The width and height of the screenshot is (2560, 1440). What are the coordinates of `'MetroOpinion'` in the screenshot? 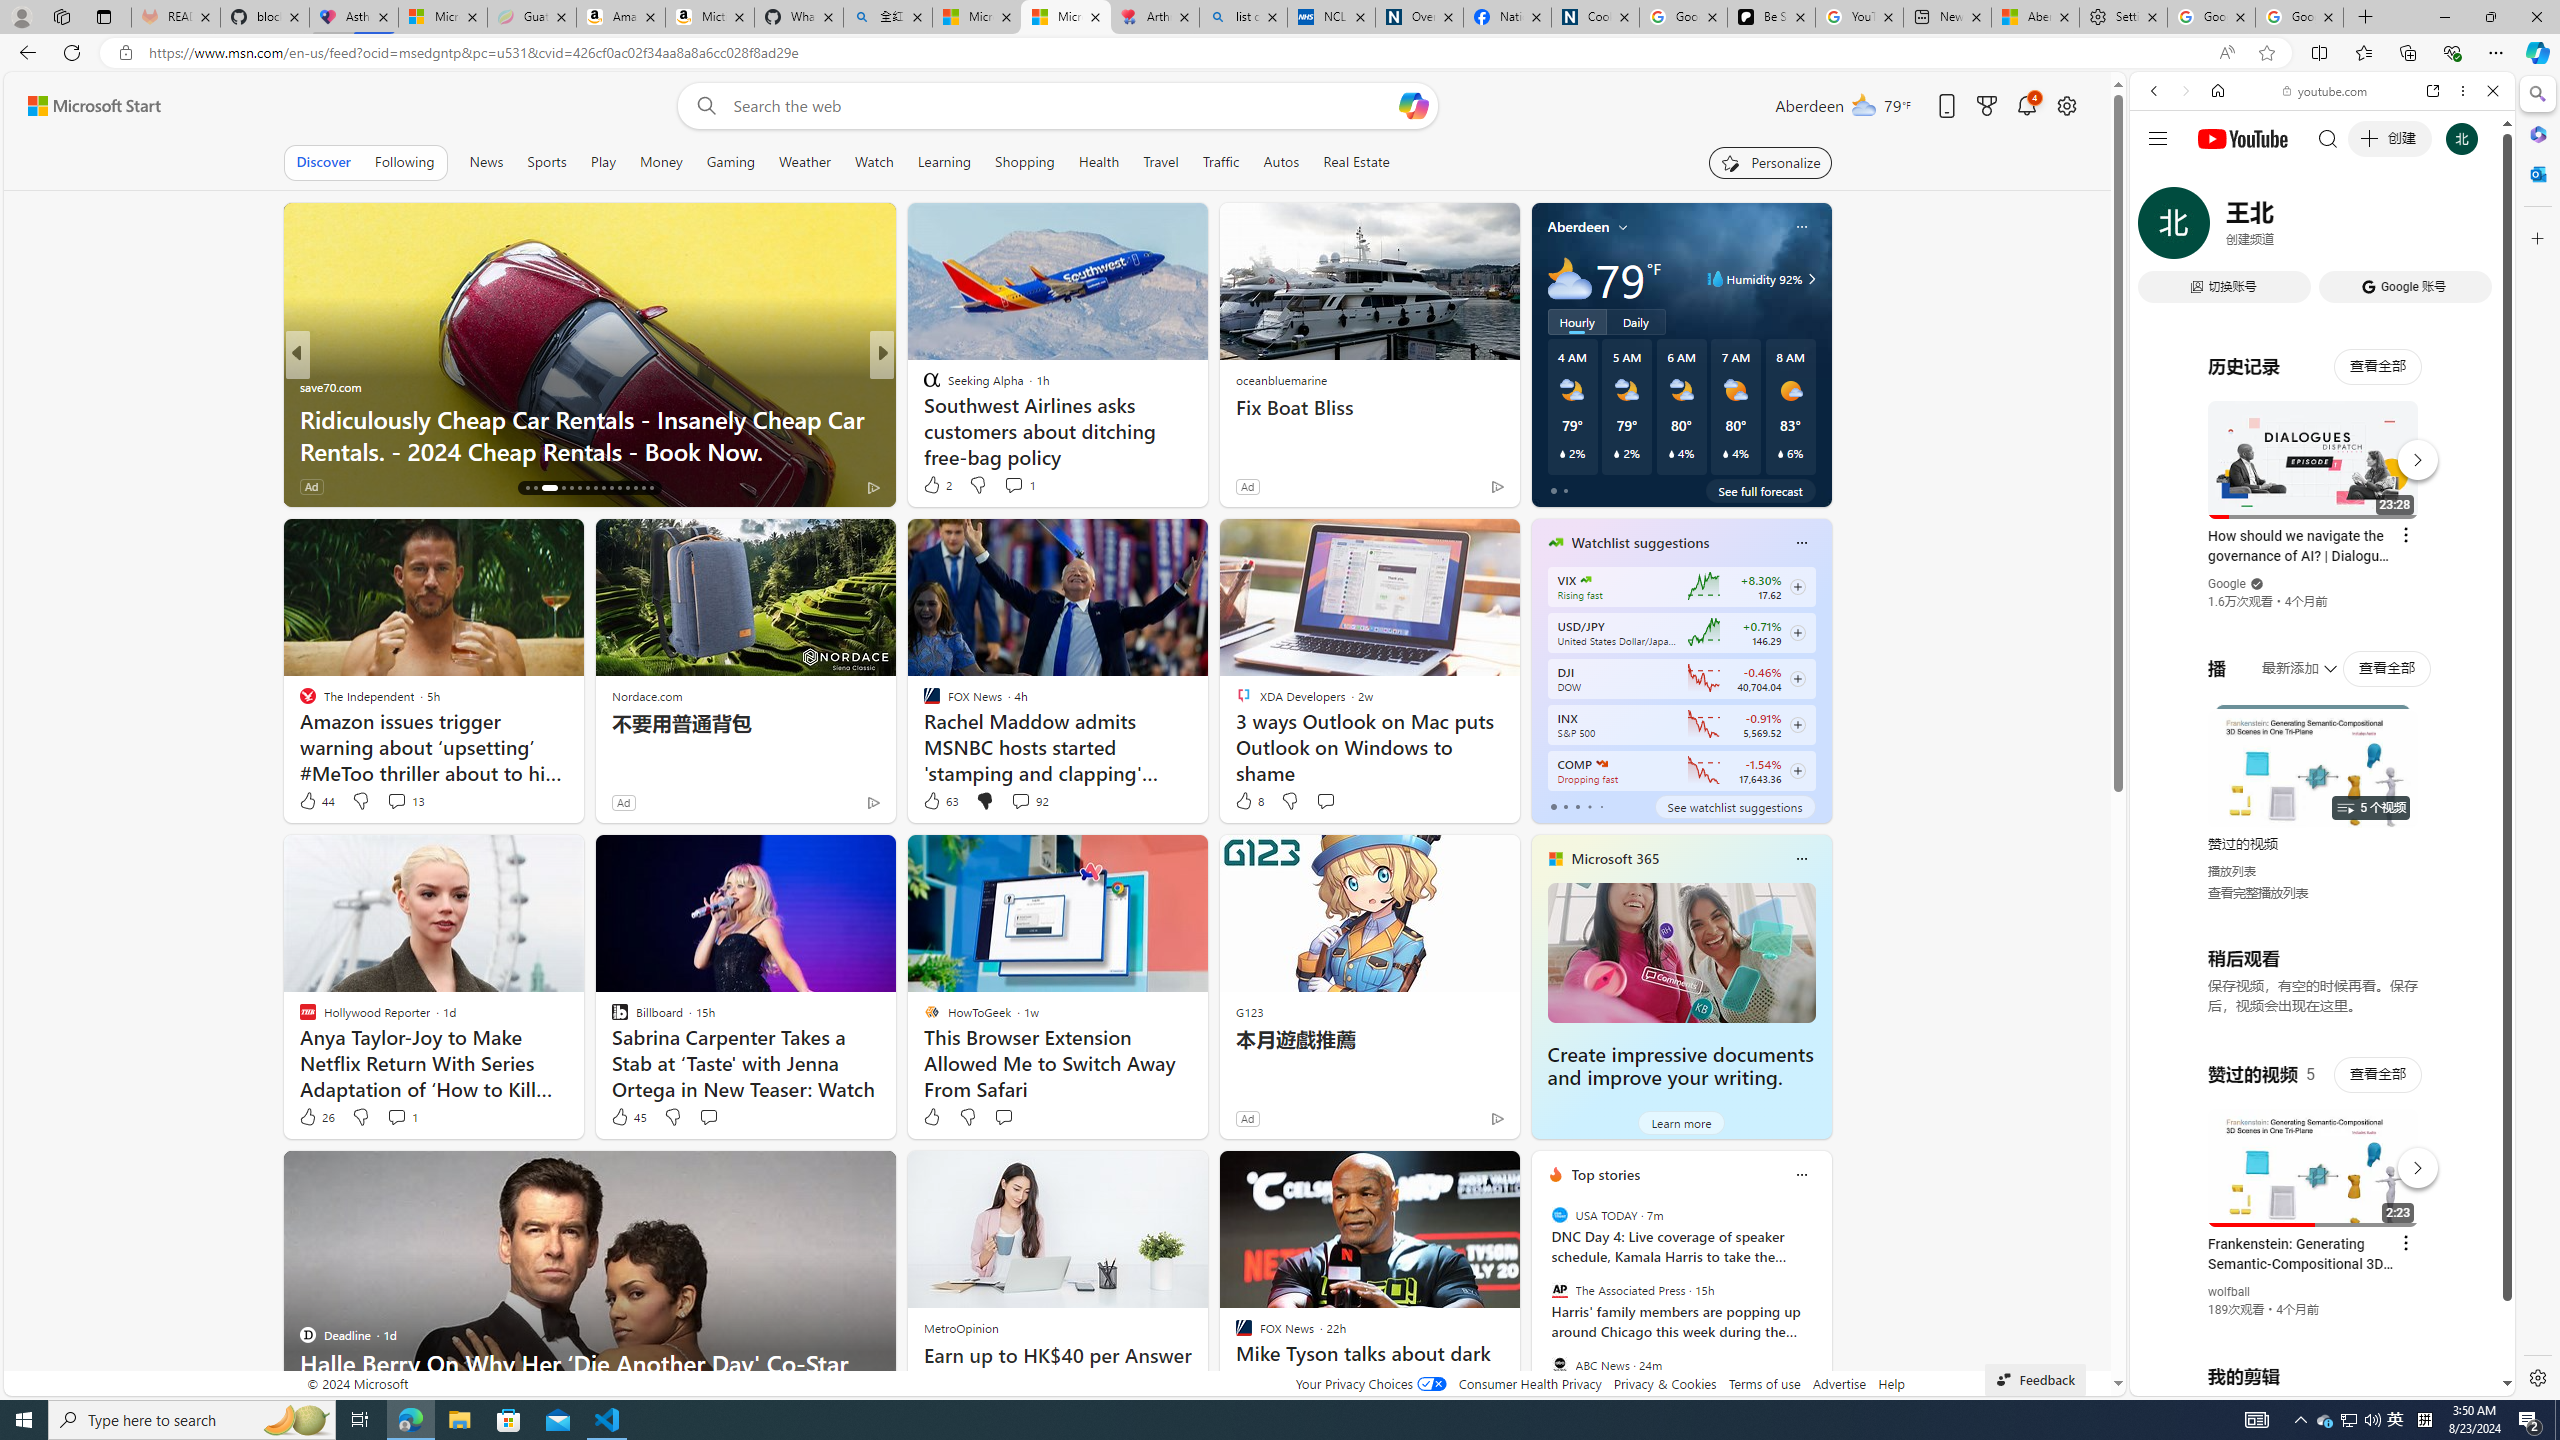 It's located at (961, 1328).